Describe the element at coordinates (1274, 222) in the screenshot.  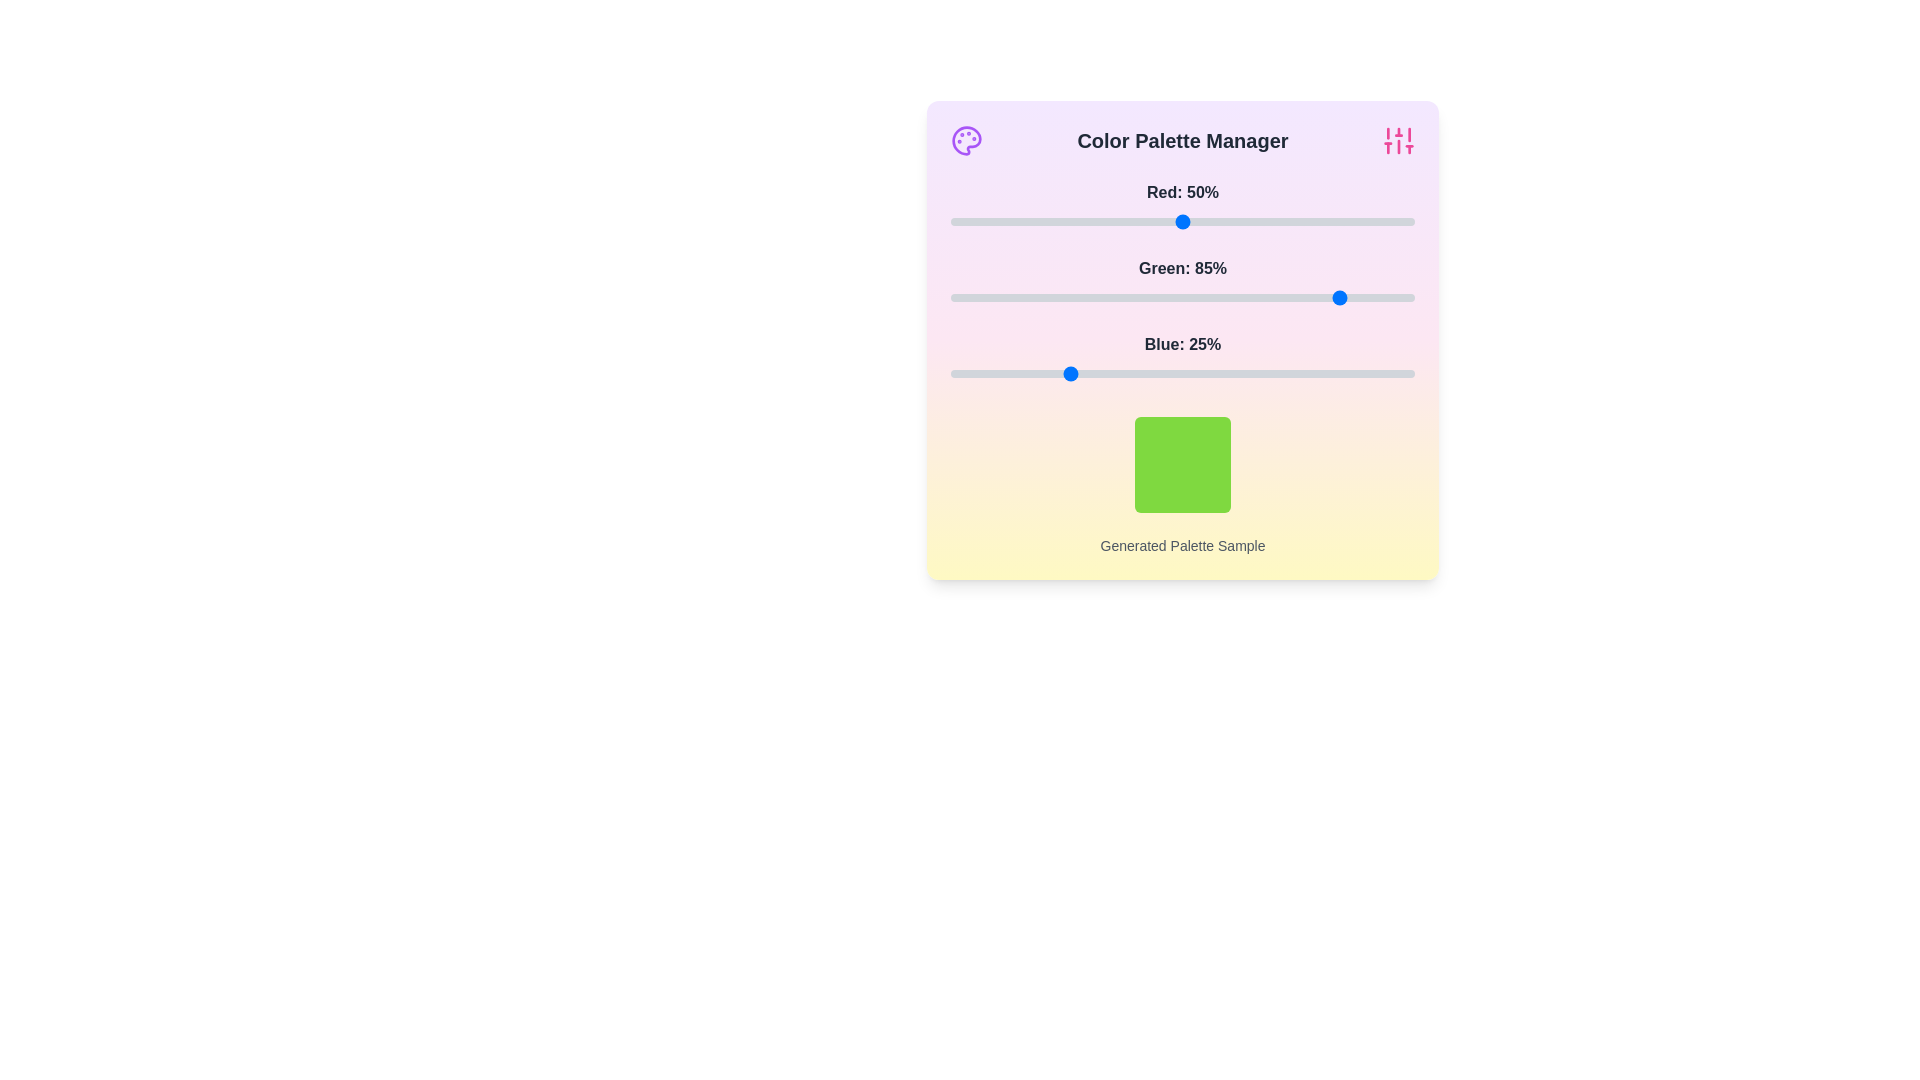
I see `the 0 slider to 70% to observe the updated color sample box` at that location.